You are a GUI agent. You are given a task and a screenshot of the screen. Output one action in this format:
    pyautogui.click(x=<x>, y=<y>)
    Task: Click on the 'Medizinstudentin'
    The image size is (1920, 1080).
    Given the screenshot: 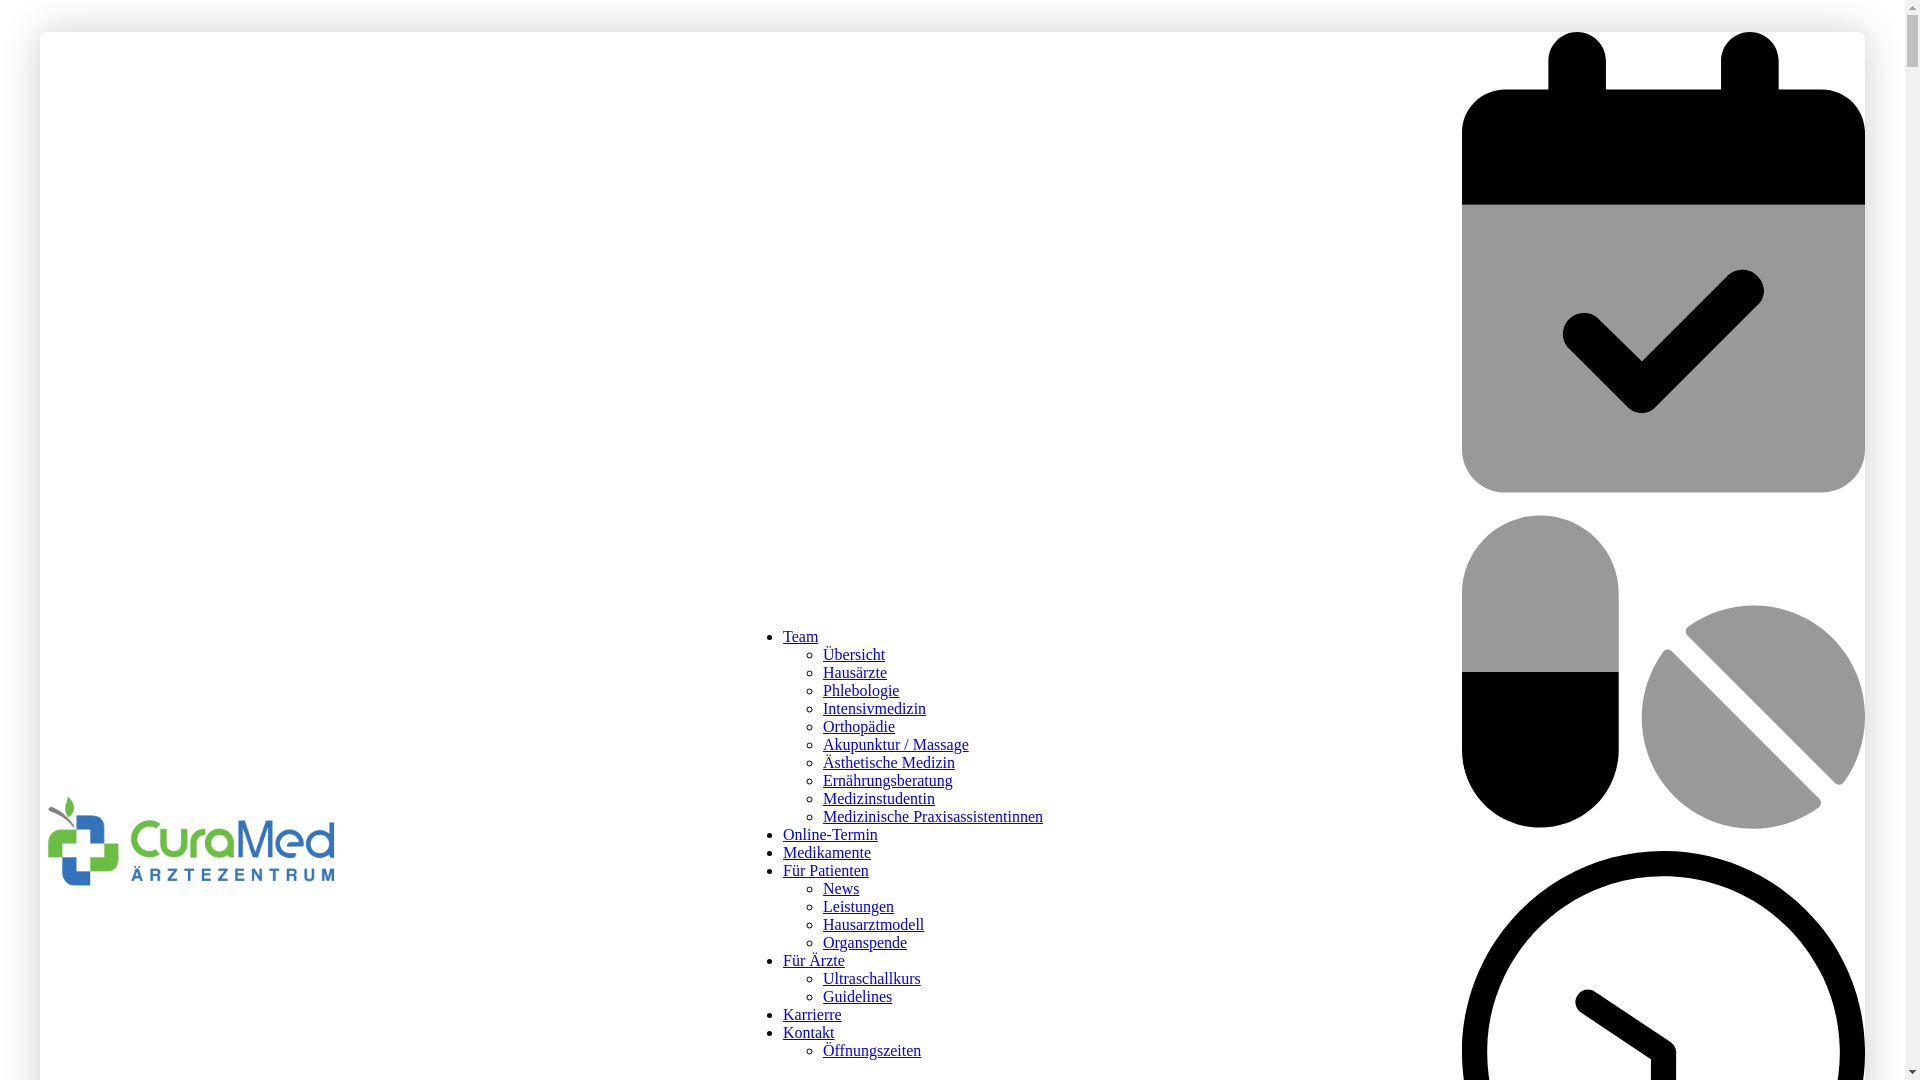 What is the action you would take?
    pyautogui.click(x=878, y=797)
    